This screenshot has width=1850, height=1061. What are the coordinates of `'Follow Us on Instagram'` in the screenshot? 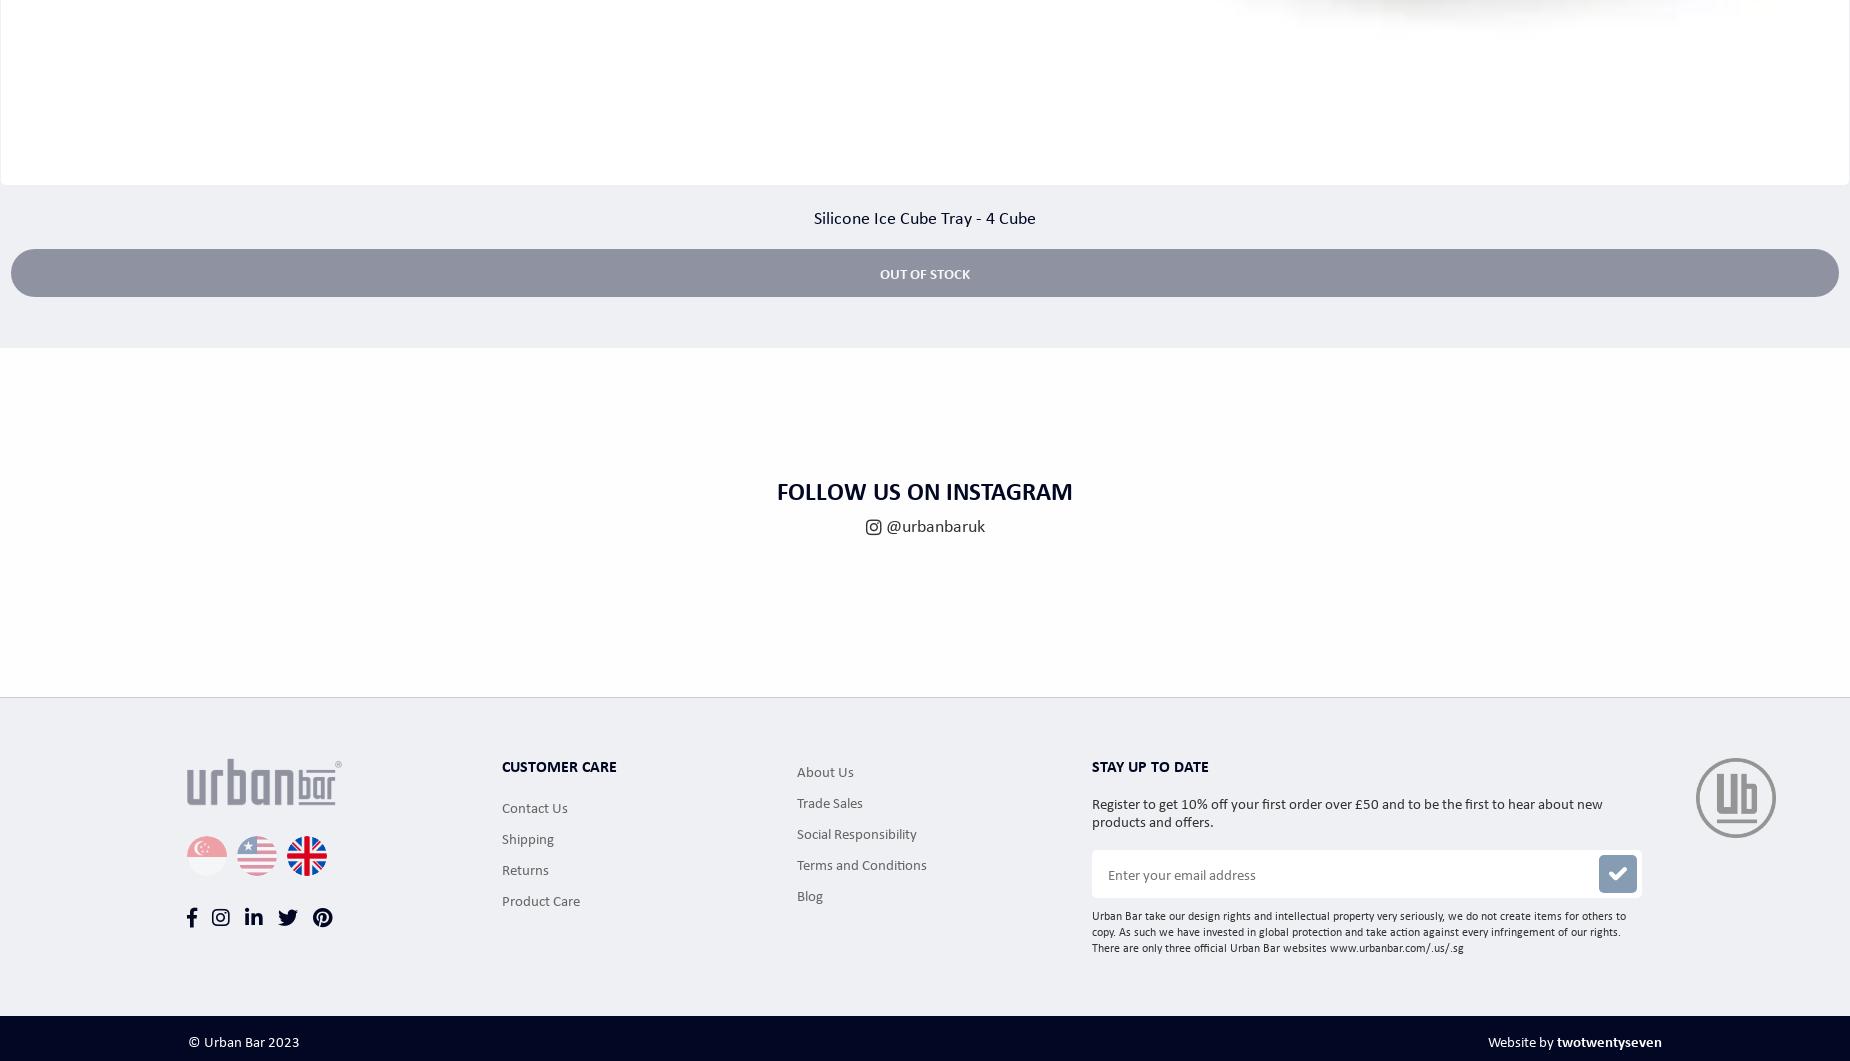 It's located at (925, 489).